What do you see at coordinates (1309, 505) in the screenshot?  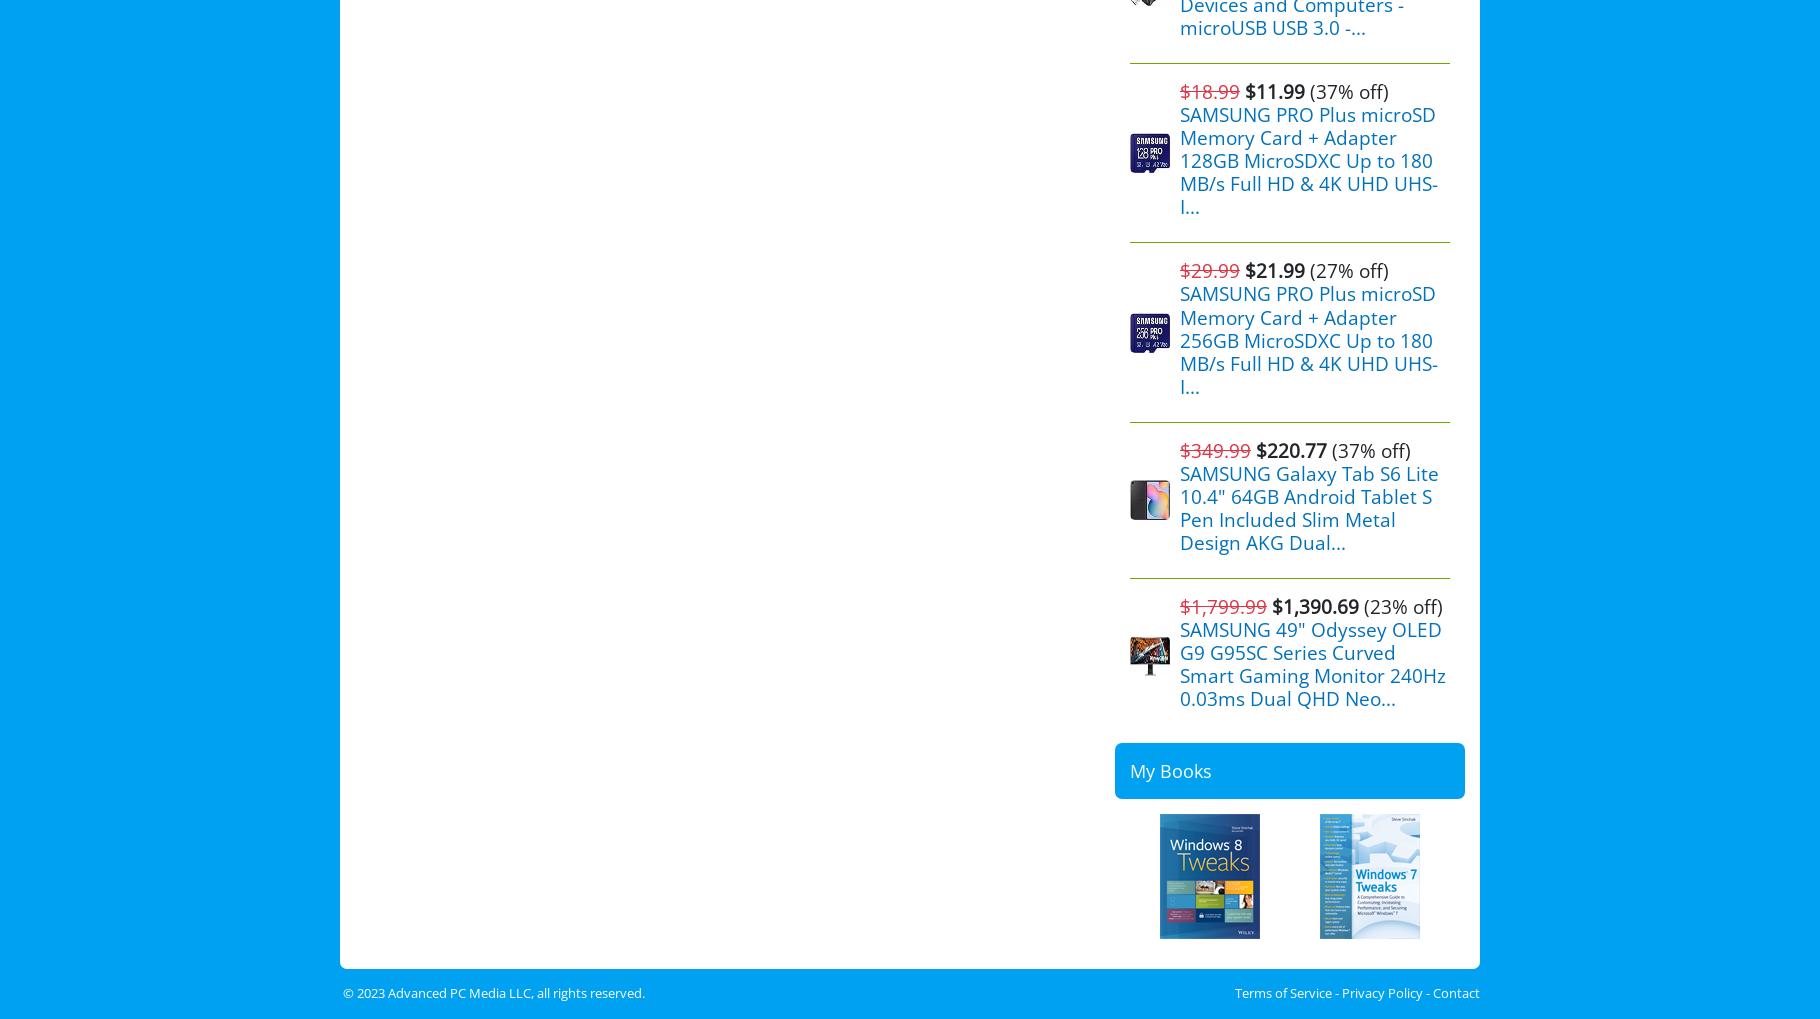 I see `'SAMSUNG Galaxy Tab S6 Lite 10.4" 64GB Android Tablet S Pen Included Slim Metal Design AKG Dual...'` at bounding box center [1309, 505].